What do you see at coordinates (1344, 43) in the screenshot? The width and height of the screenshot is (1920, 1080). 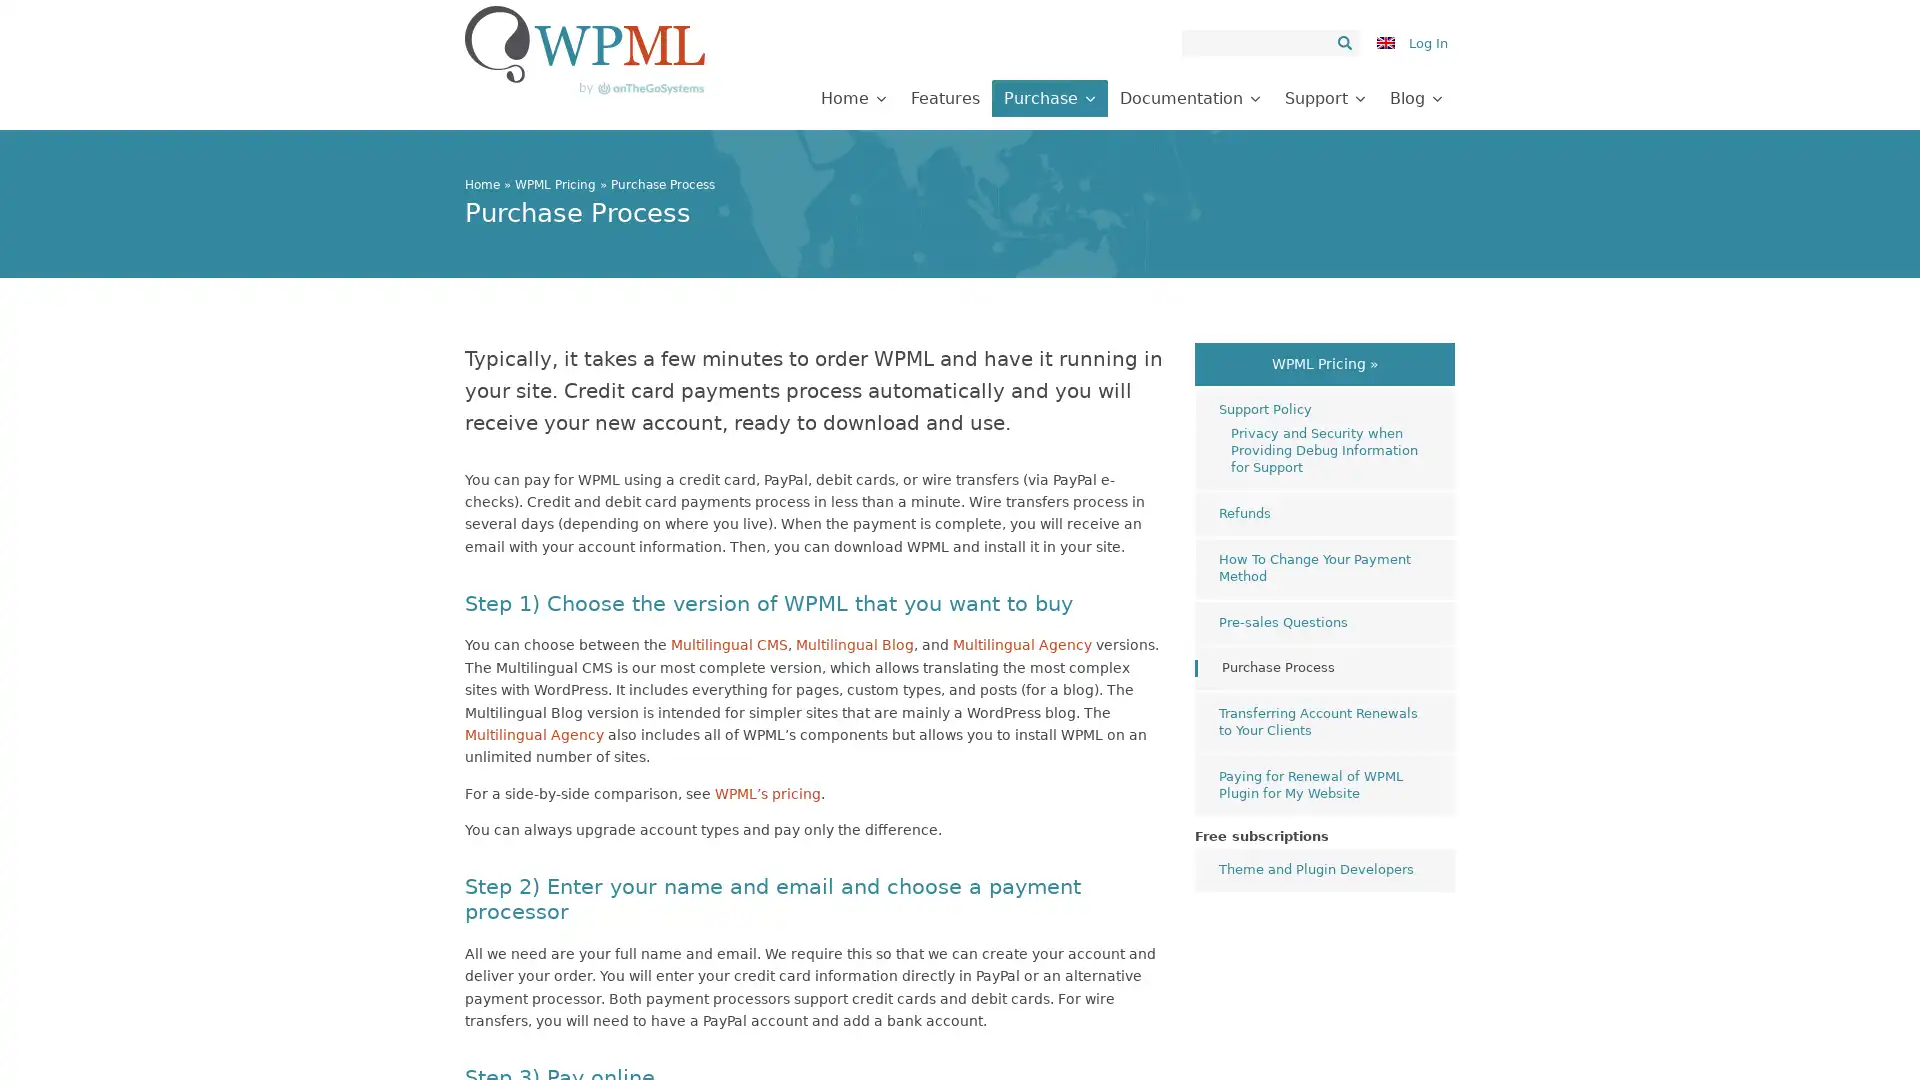 I see `Search` at bounding box center [1344, 43].